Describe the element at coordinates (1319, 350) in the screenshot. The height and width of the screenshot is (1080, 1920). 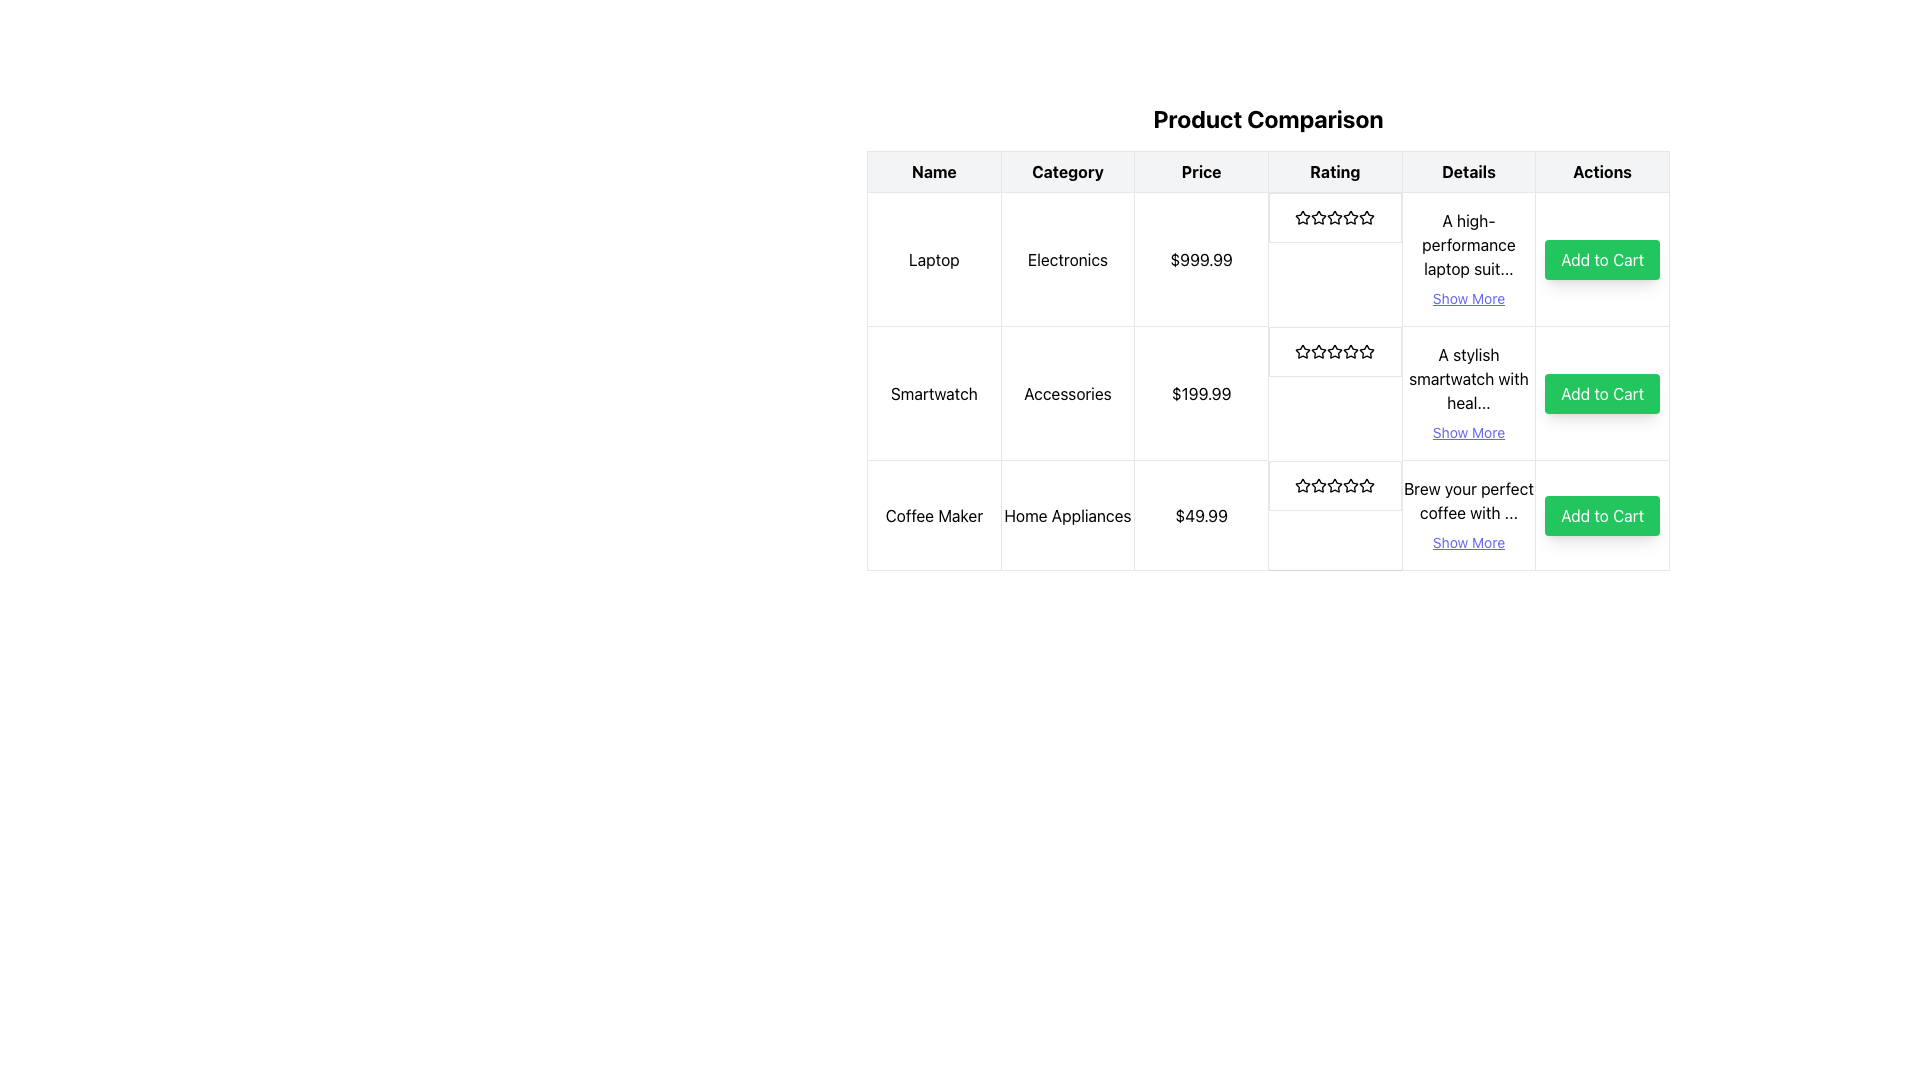
I see `the third star in the five-star product rating system for the 'Smartwatch' row in the 'Rating' column` at that location.